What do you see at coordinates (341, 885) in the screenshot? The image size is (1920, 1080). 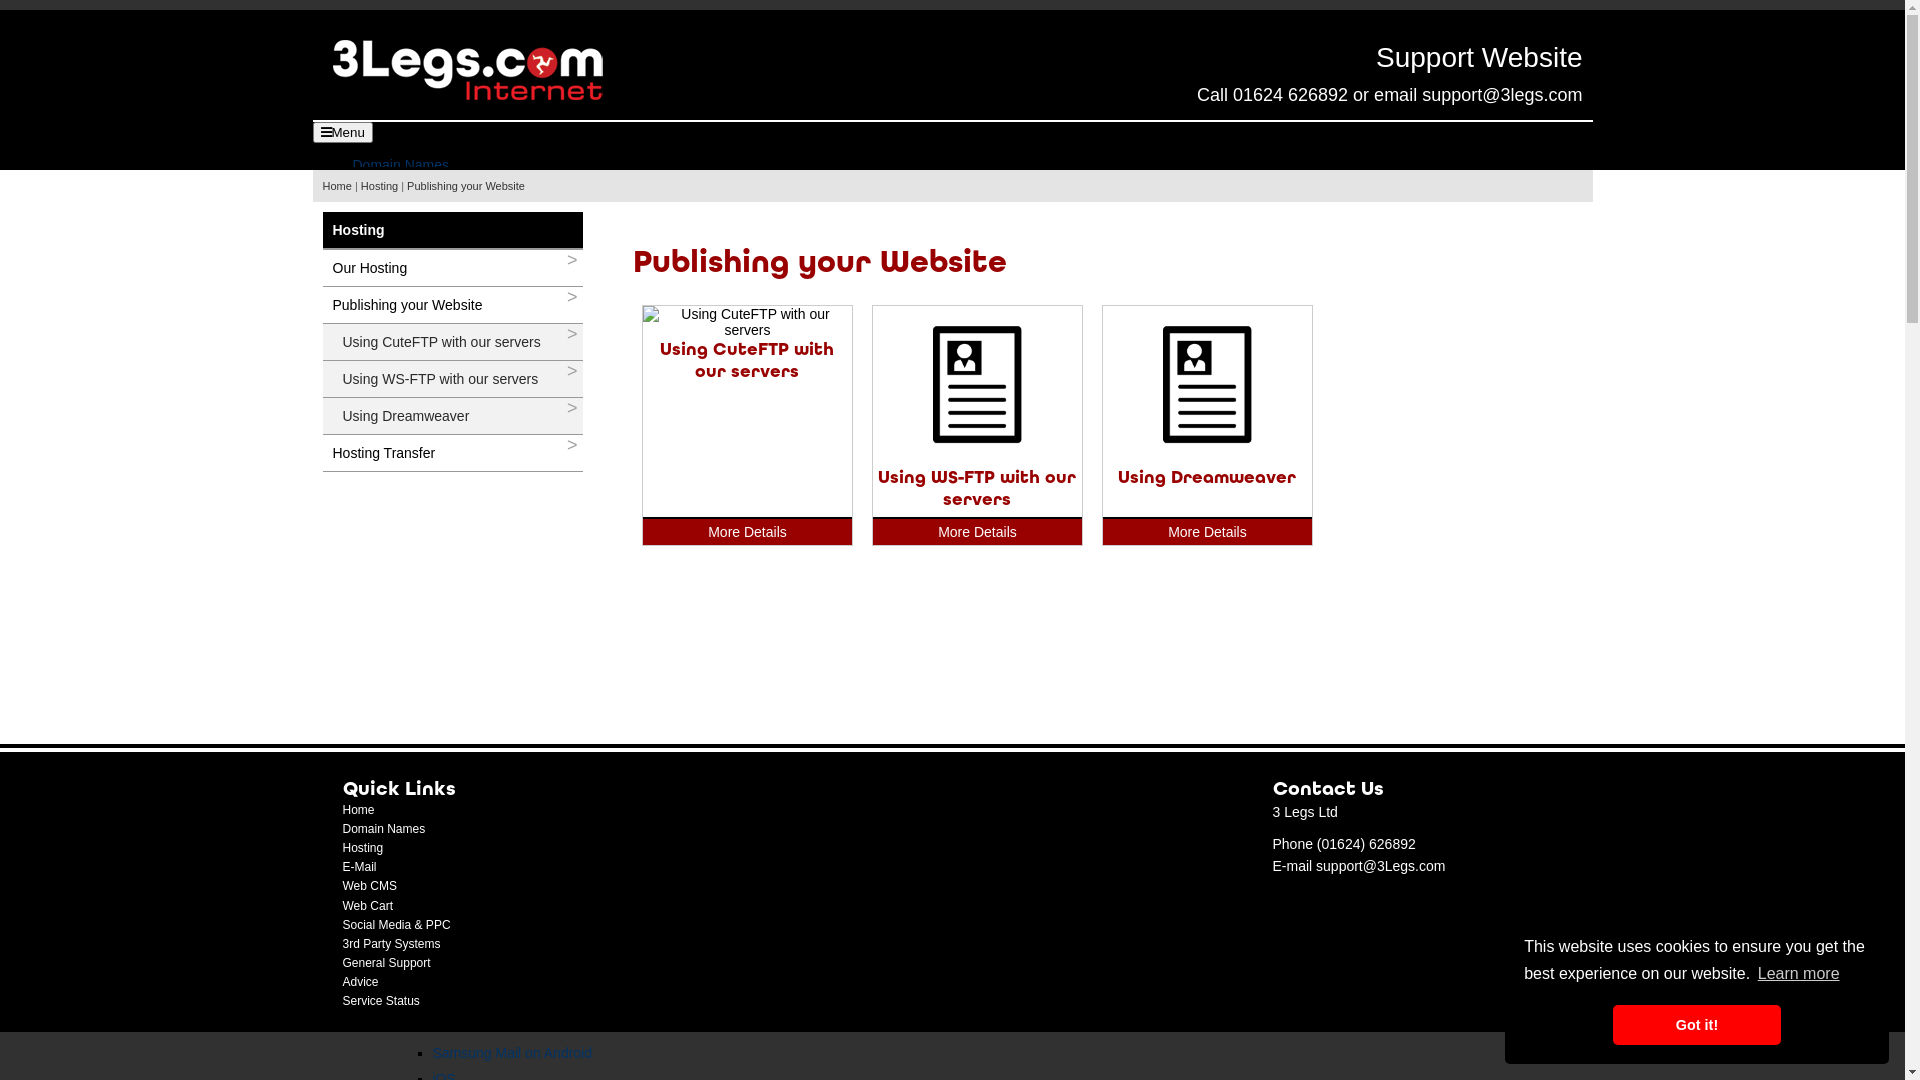 I see `'Web CMS'` at bounding box center [341, 885].